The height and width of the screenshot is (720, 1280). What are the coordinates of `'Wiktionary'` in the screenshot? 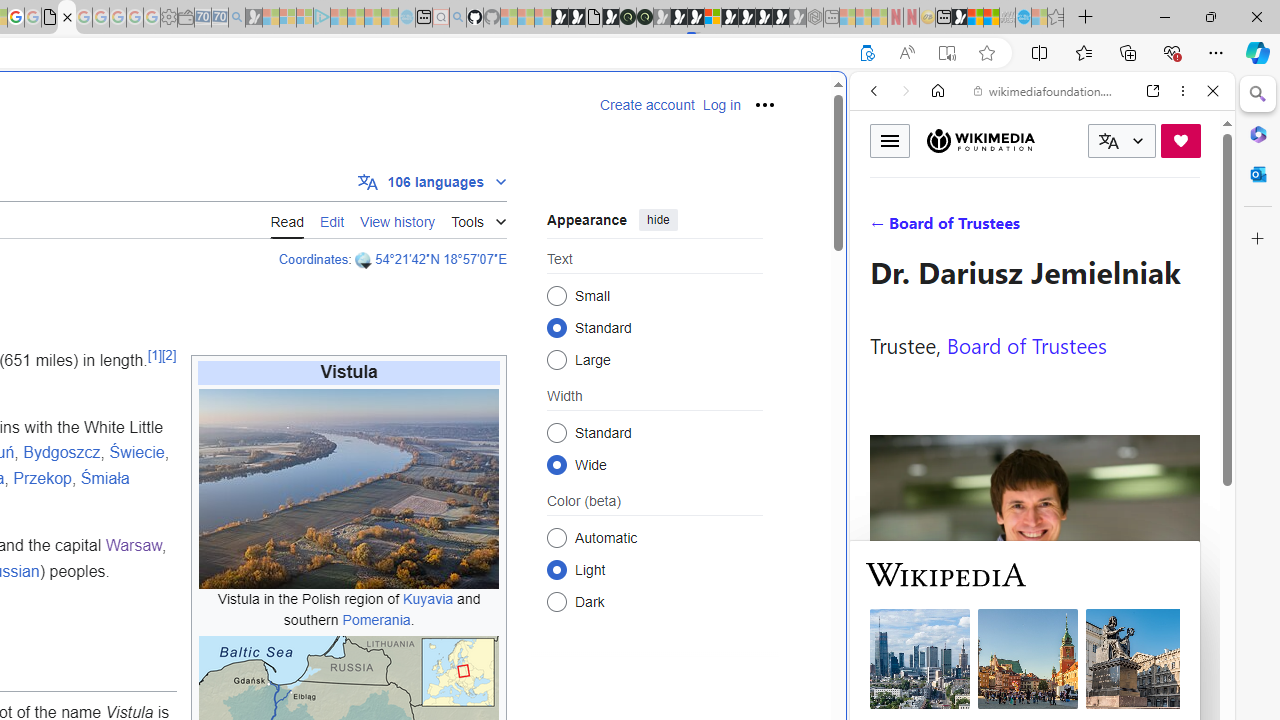 It's located at (1034, 669).